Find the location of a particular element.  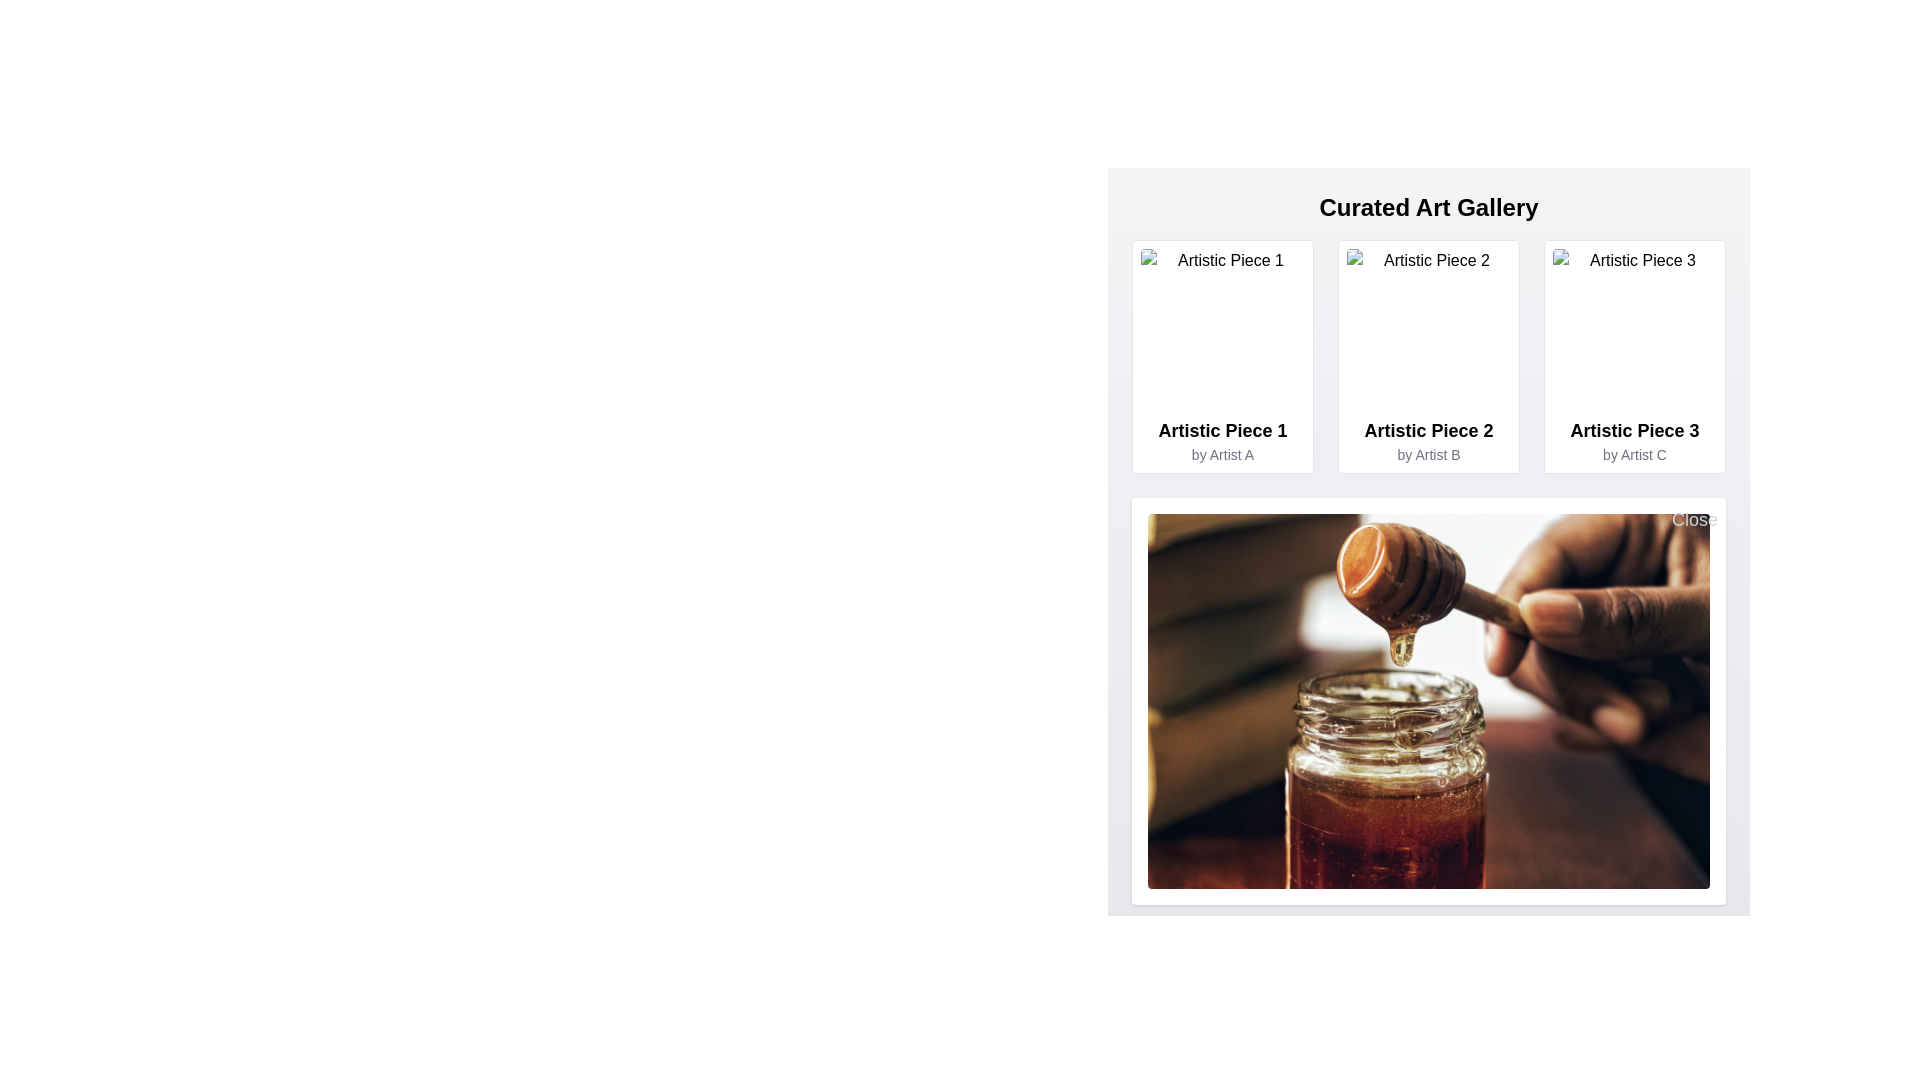

text displayed in the Text Display element titled 'Artistic Piece 1' by 'Artist A', which is centered within its card in the grid layout is located at coordinates (1222, 439).